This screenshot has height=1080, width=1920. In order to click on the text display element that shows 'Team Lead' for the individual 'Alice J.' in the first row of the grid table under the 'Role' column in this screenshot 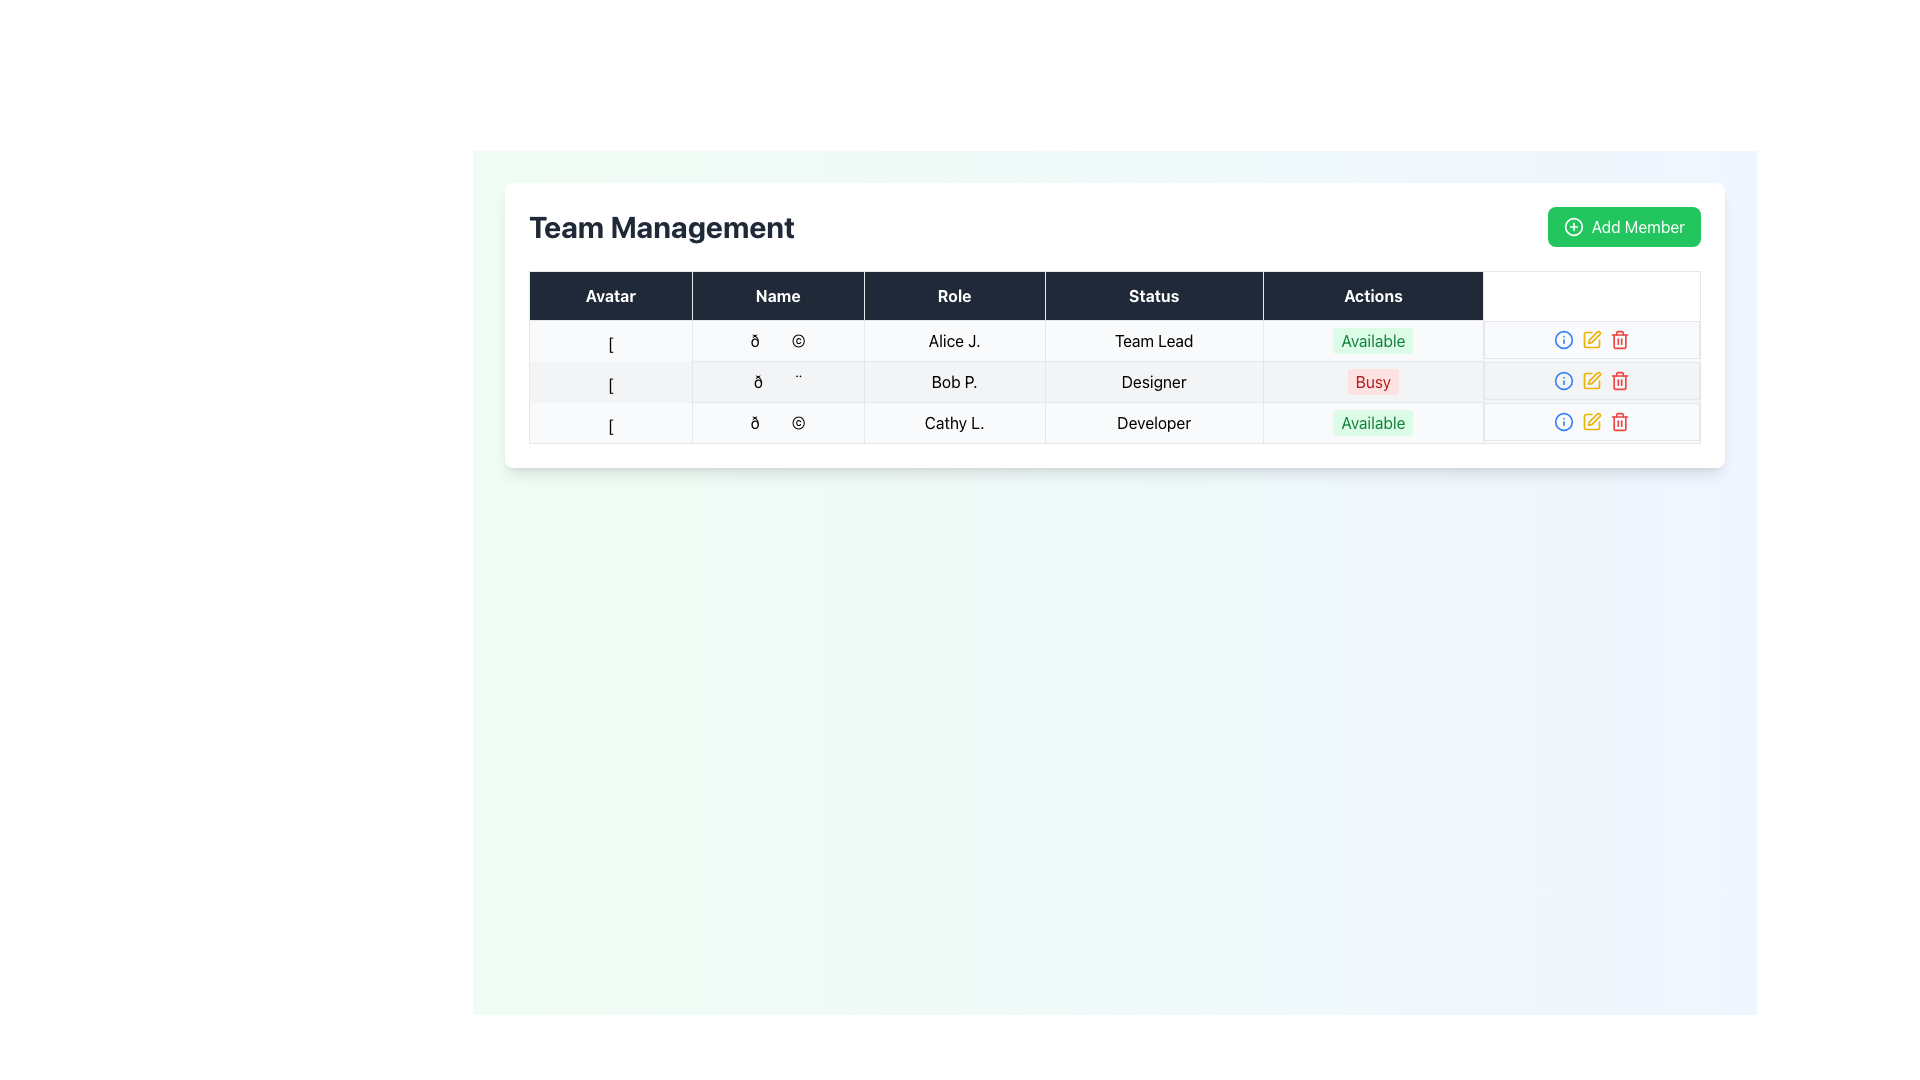, I will do `click(1113, 339)`.